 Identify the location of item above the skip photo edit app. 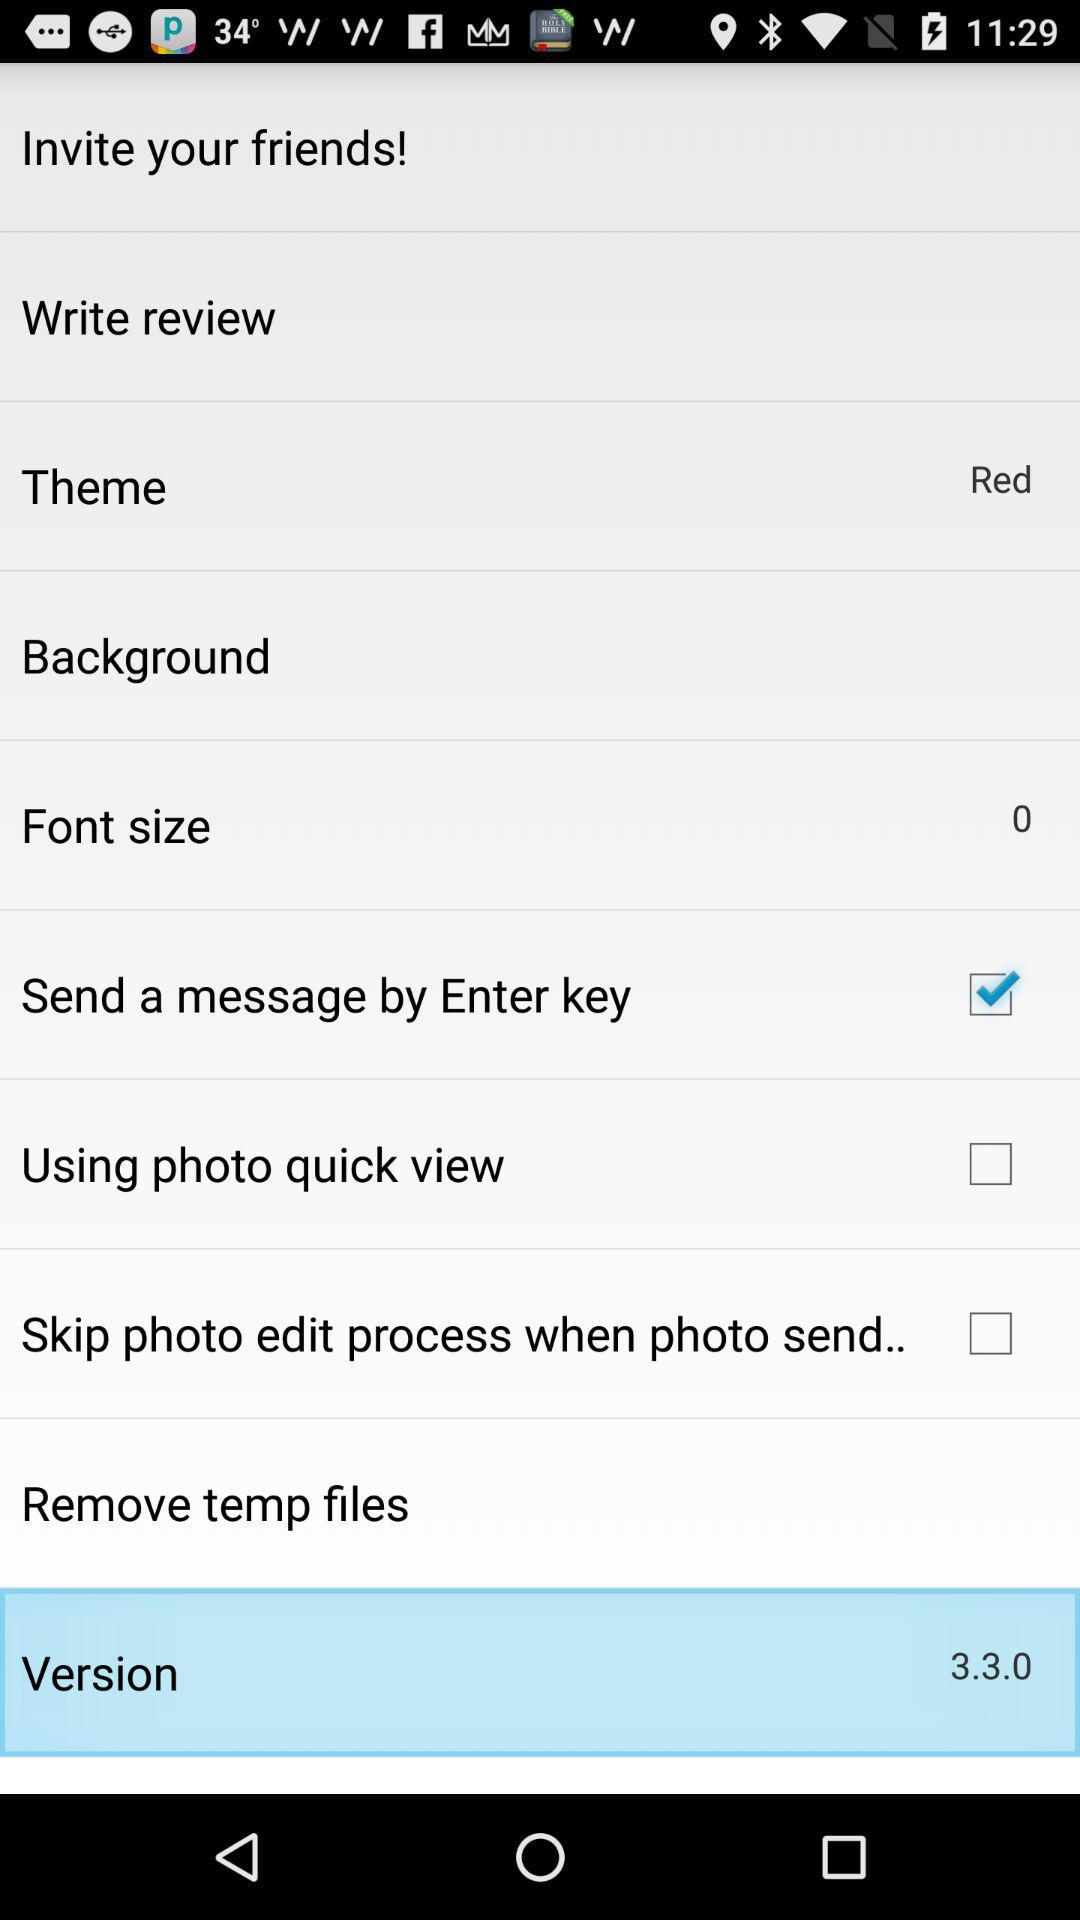
(261, 1163).